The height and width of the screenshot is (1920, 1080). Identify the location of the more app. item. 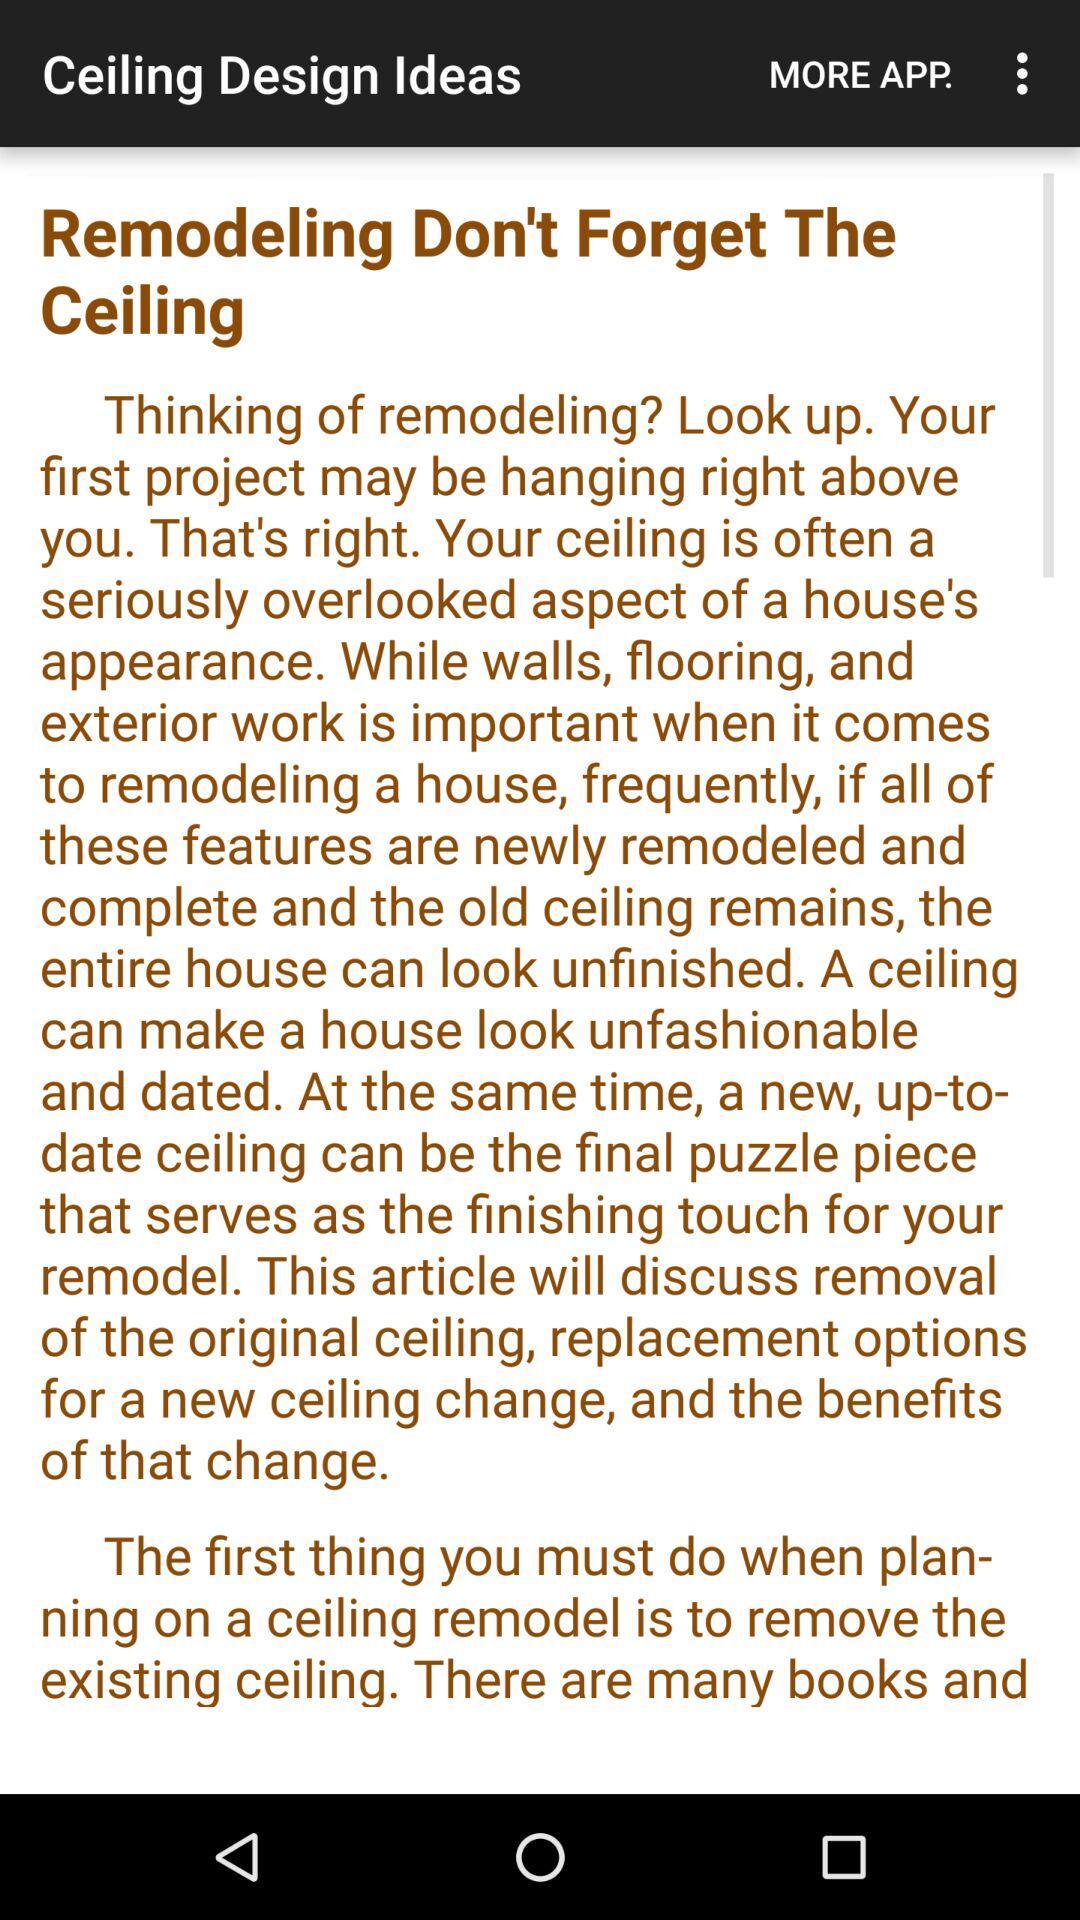
(860, 73).